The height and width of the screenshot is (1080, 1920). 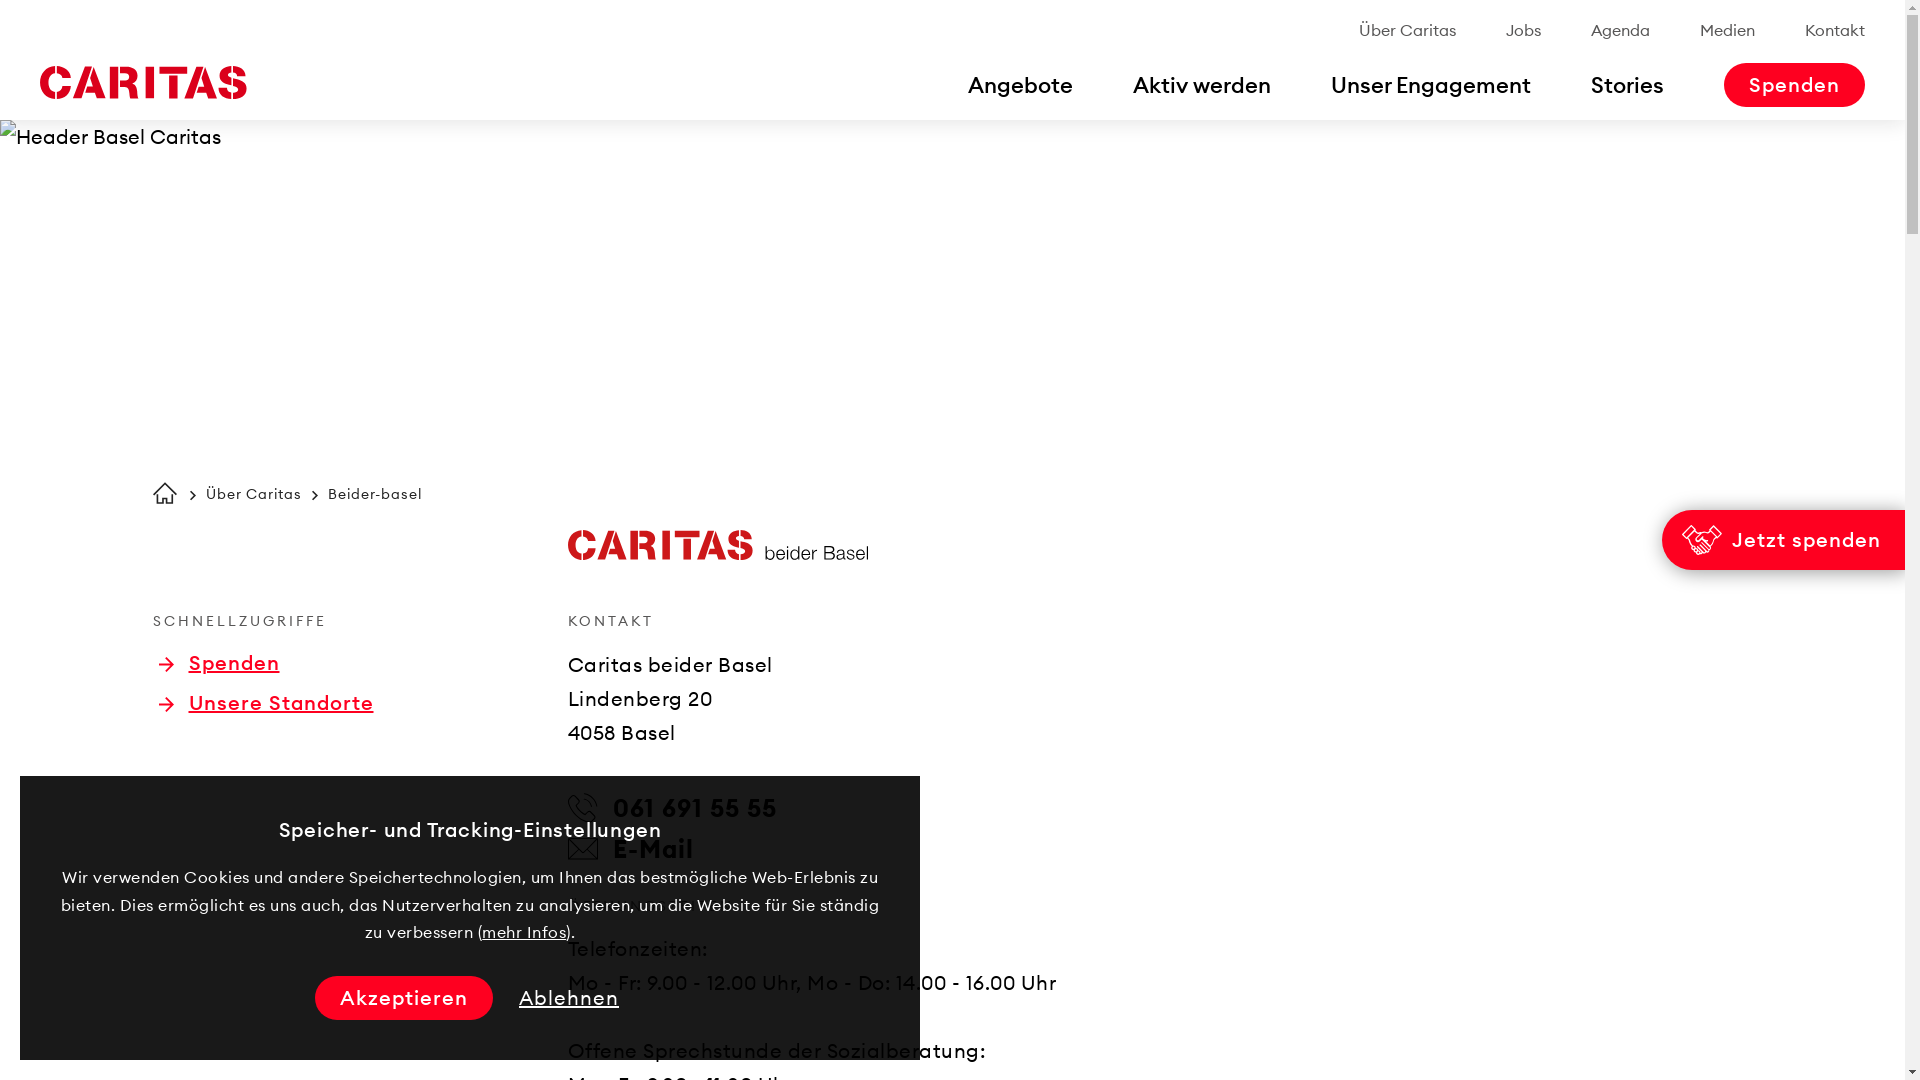 What do you see at coordinates (402, 998) in the screenshot?
I see `'Akzeptieren'` at bounding box center [402, 998].